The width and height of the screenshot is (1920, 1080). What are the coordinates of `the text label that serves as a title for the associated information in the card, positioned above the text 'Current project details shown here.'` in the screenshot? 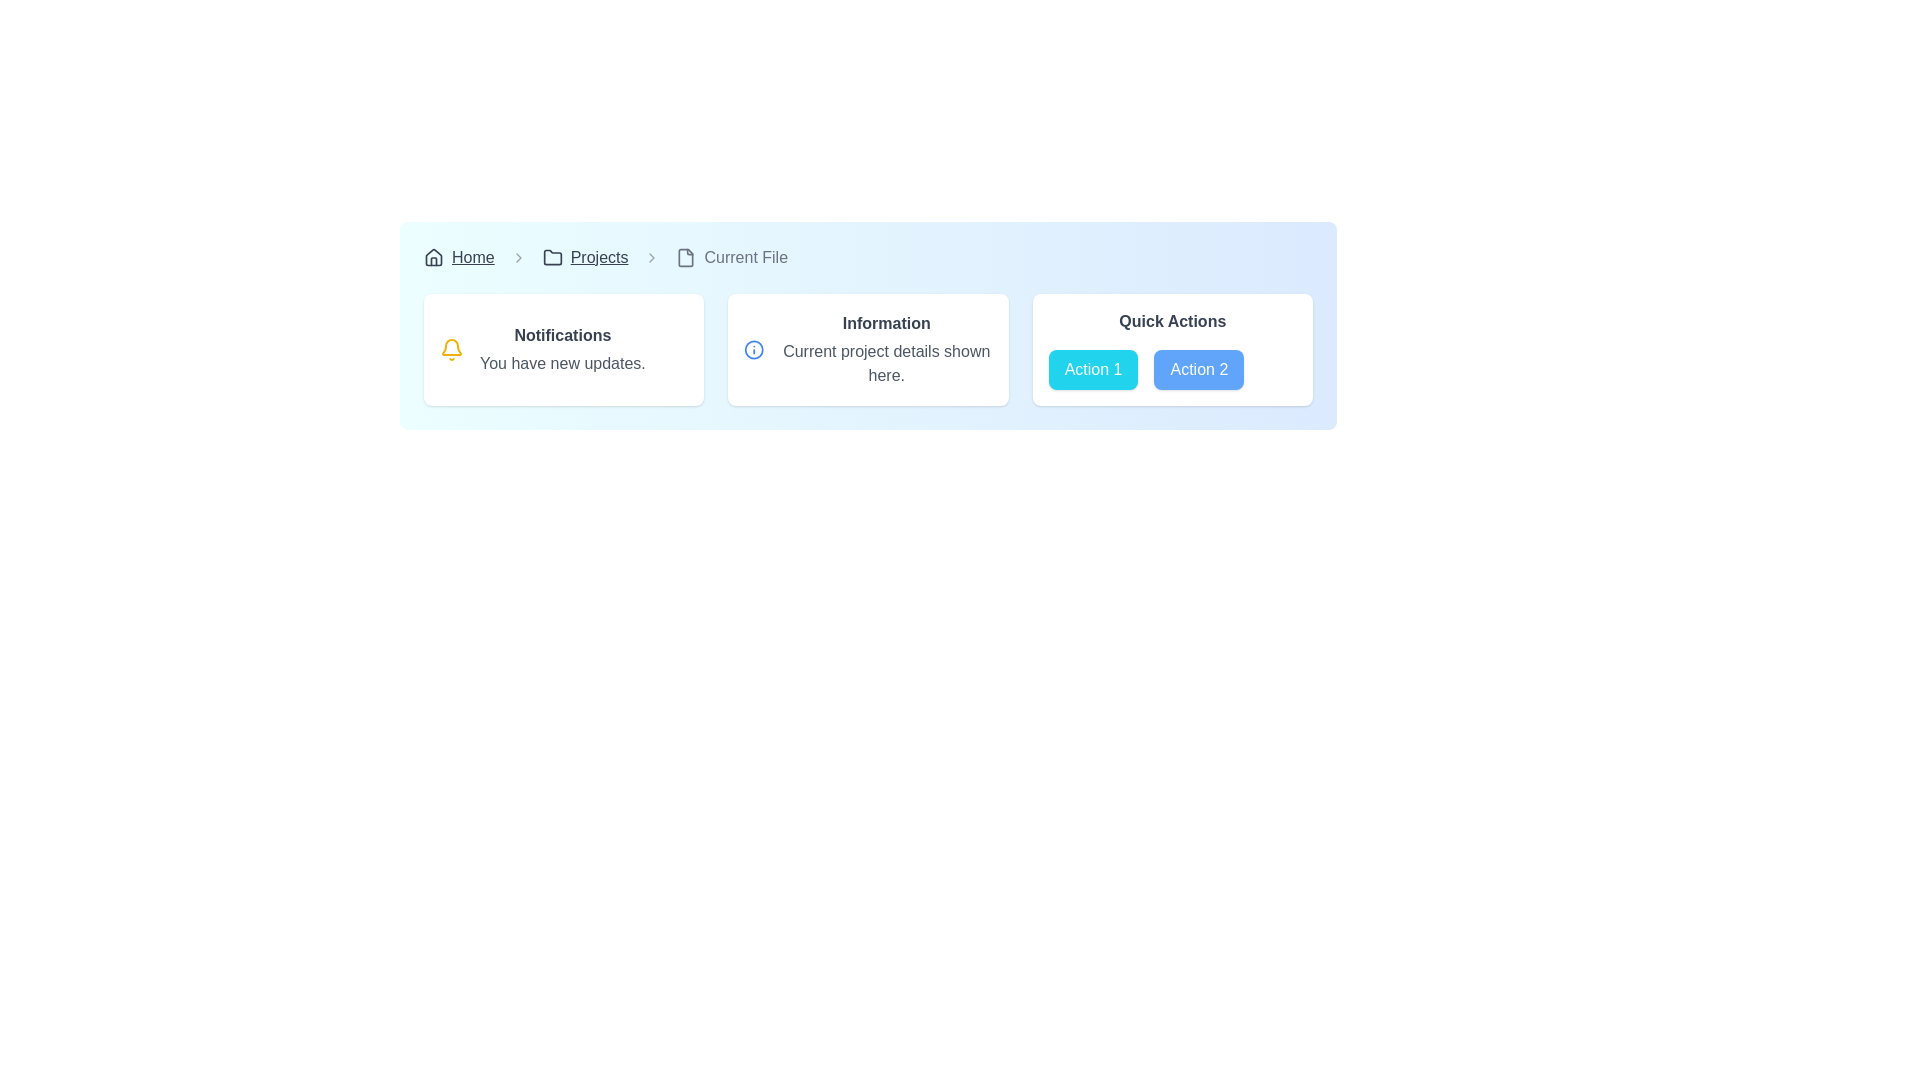 It's located at (885, 323).